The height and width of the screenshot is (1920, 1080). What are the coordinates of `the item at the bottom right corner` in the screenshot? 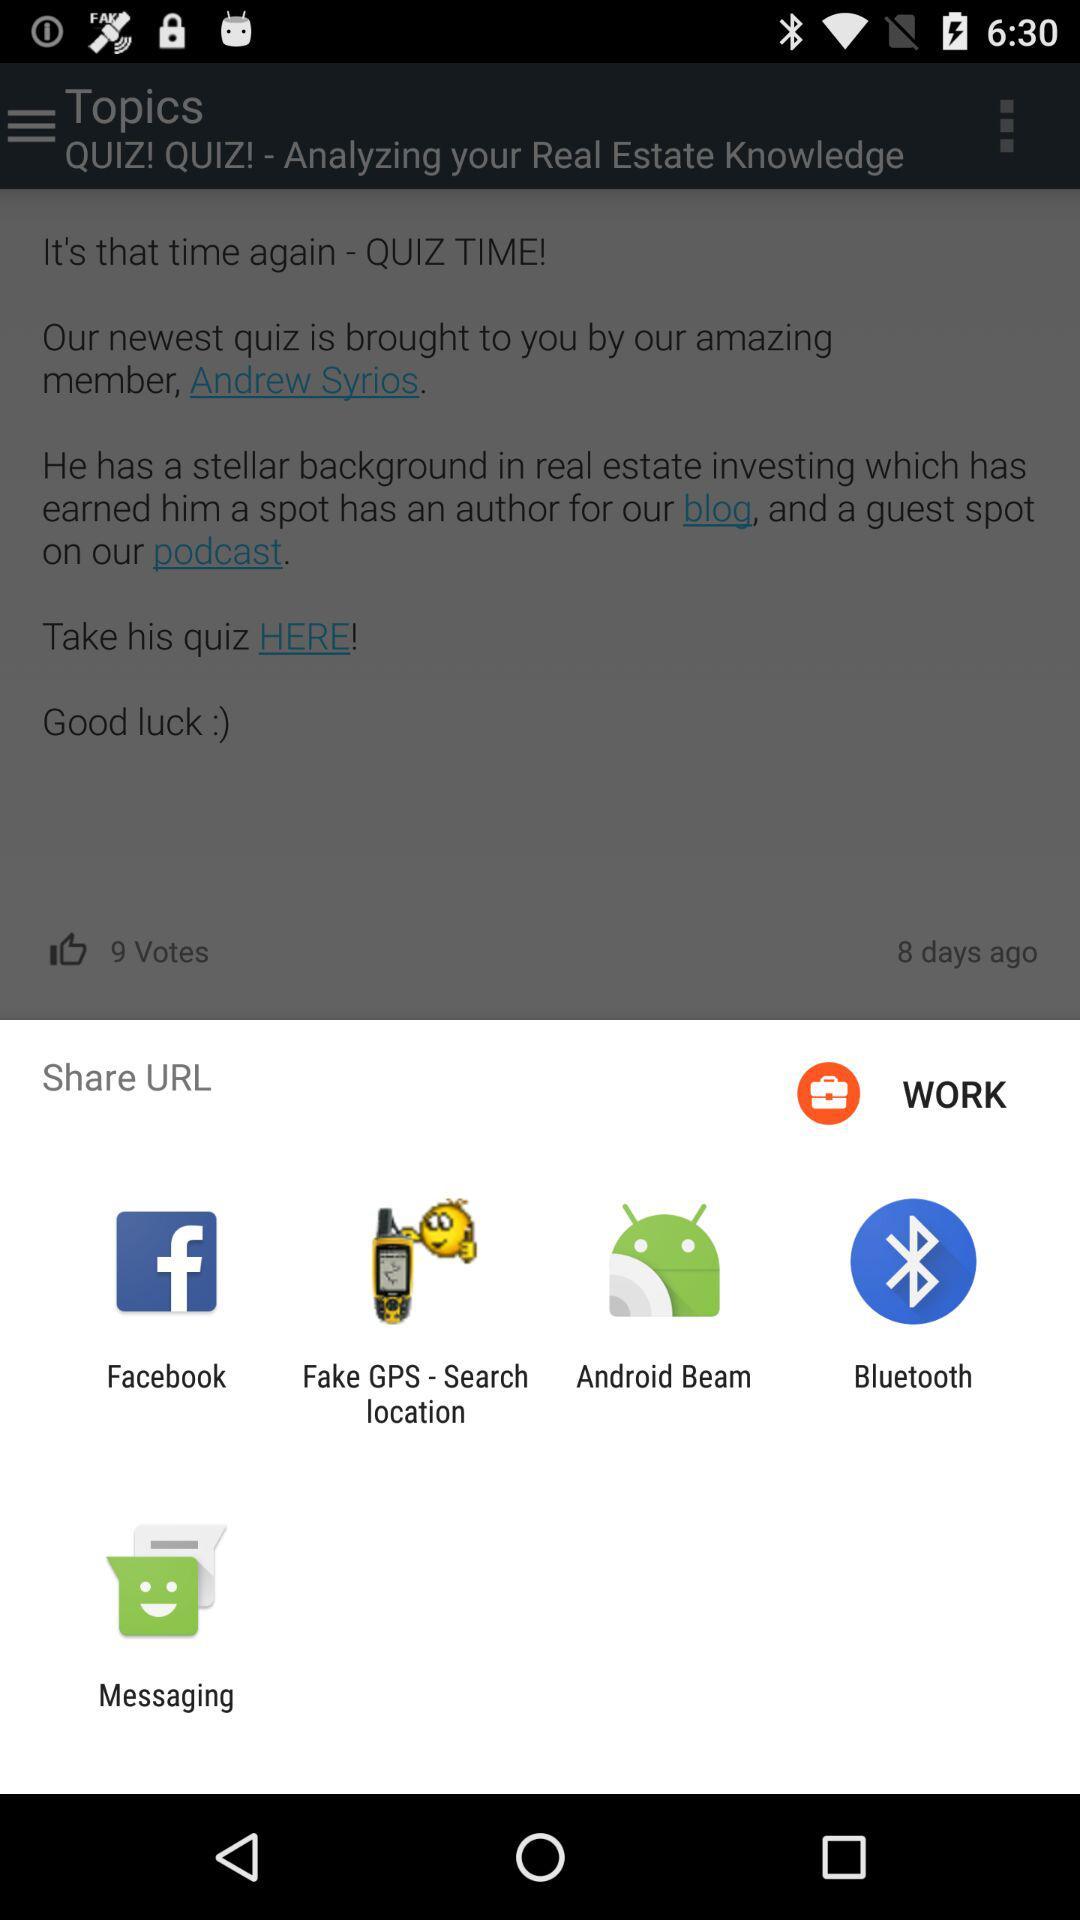 It's located at (913, 1392).